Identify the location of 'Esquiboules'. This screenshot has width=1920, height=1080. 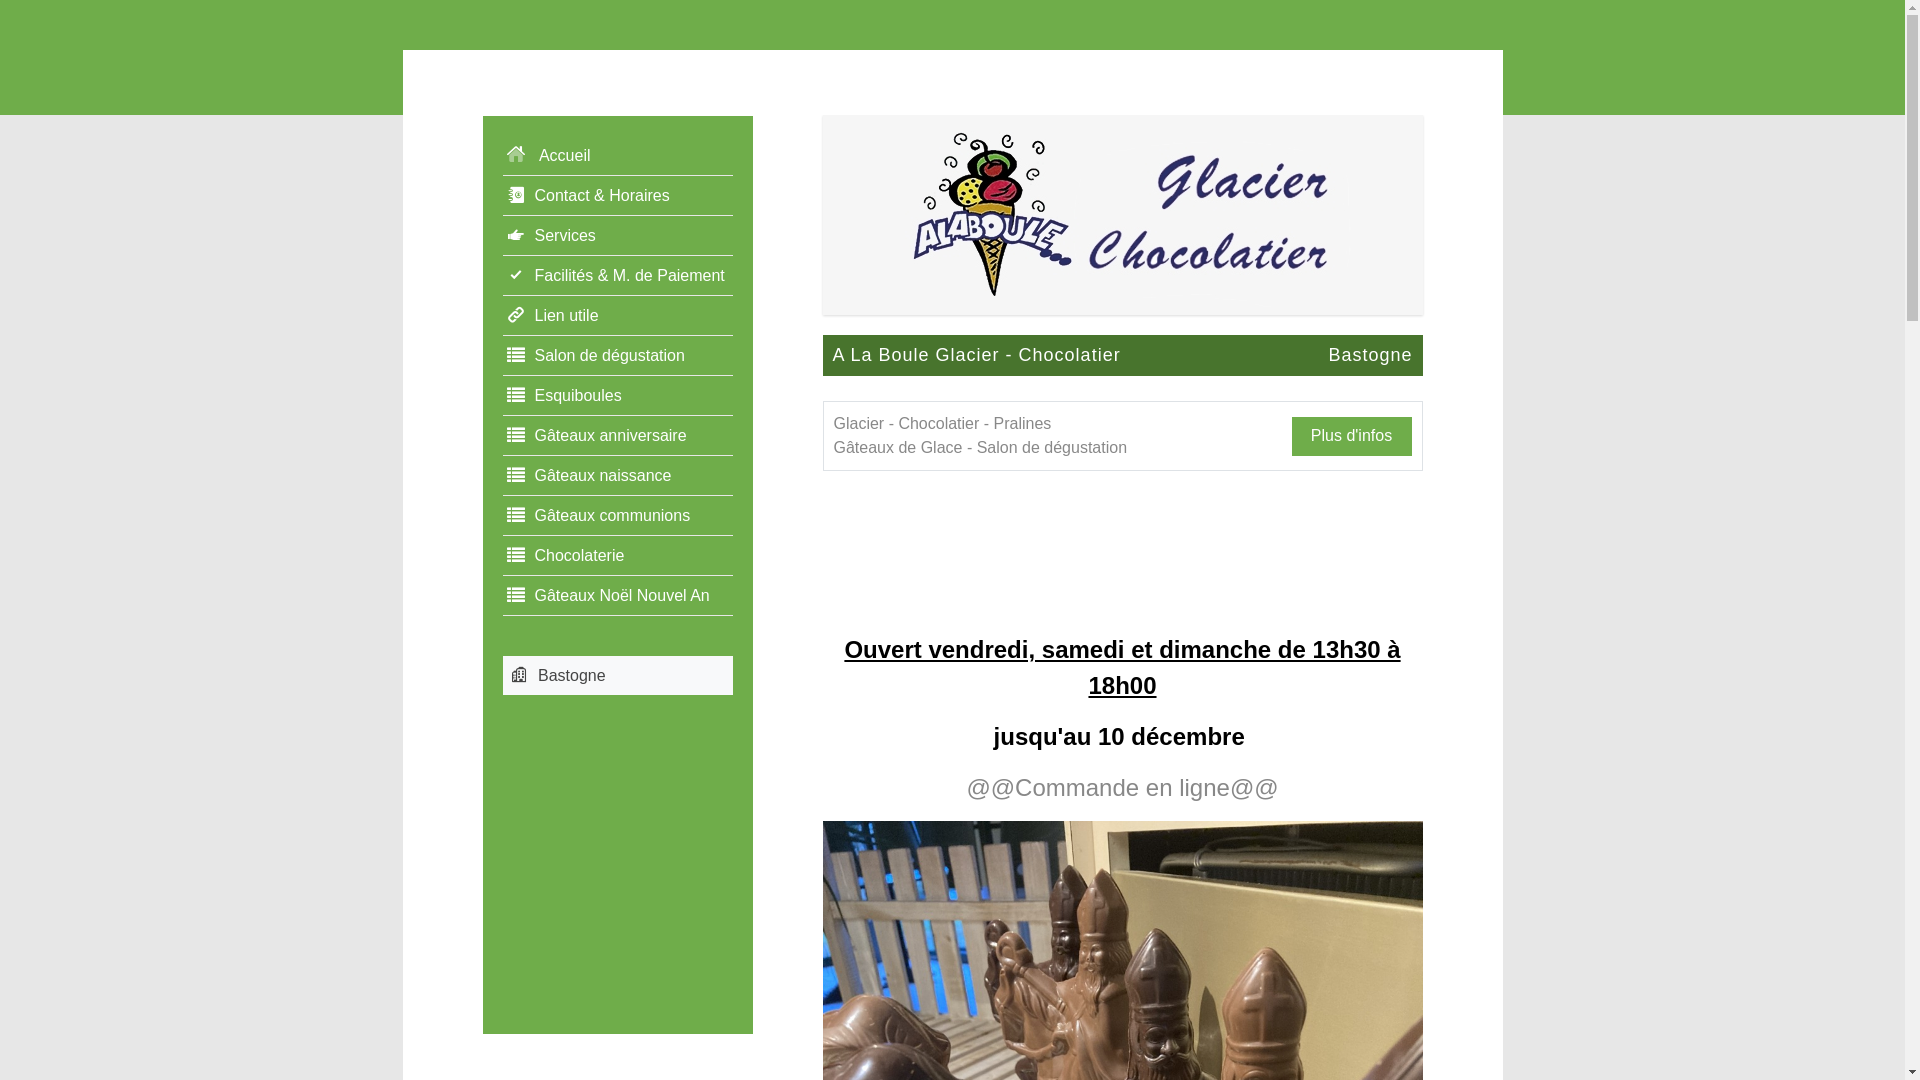
(616, 396).